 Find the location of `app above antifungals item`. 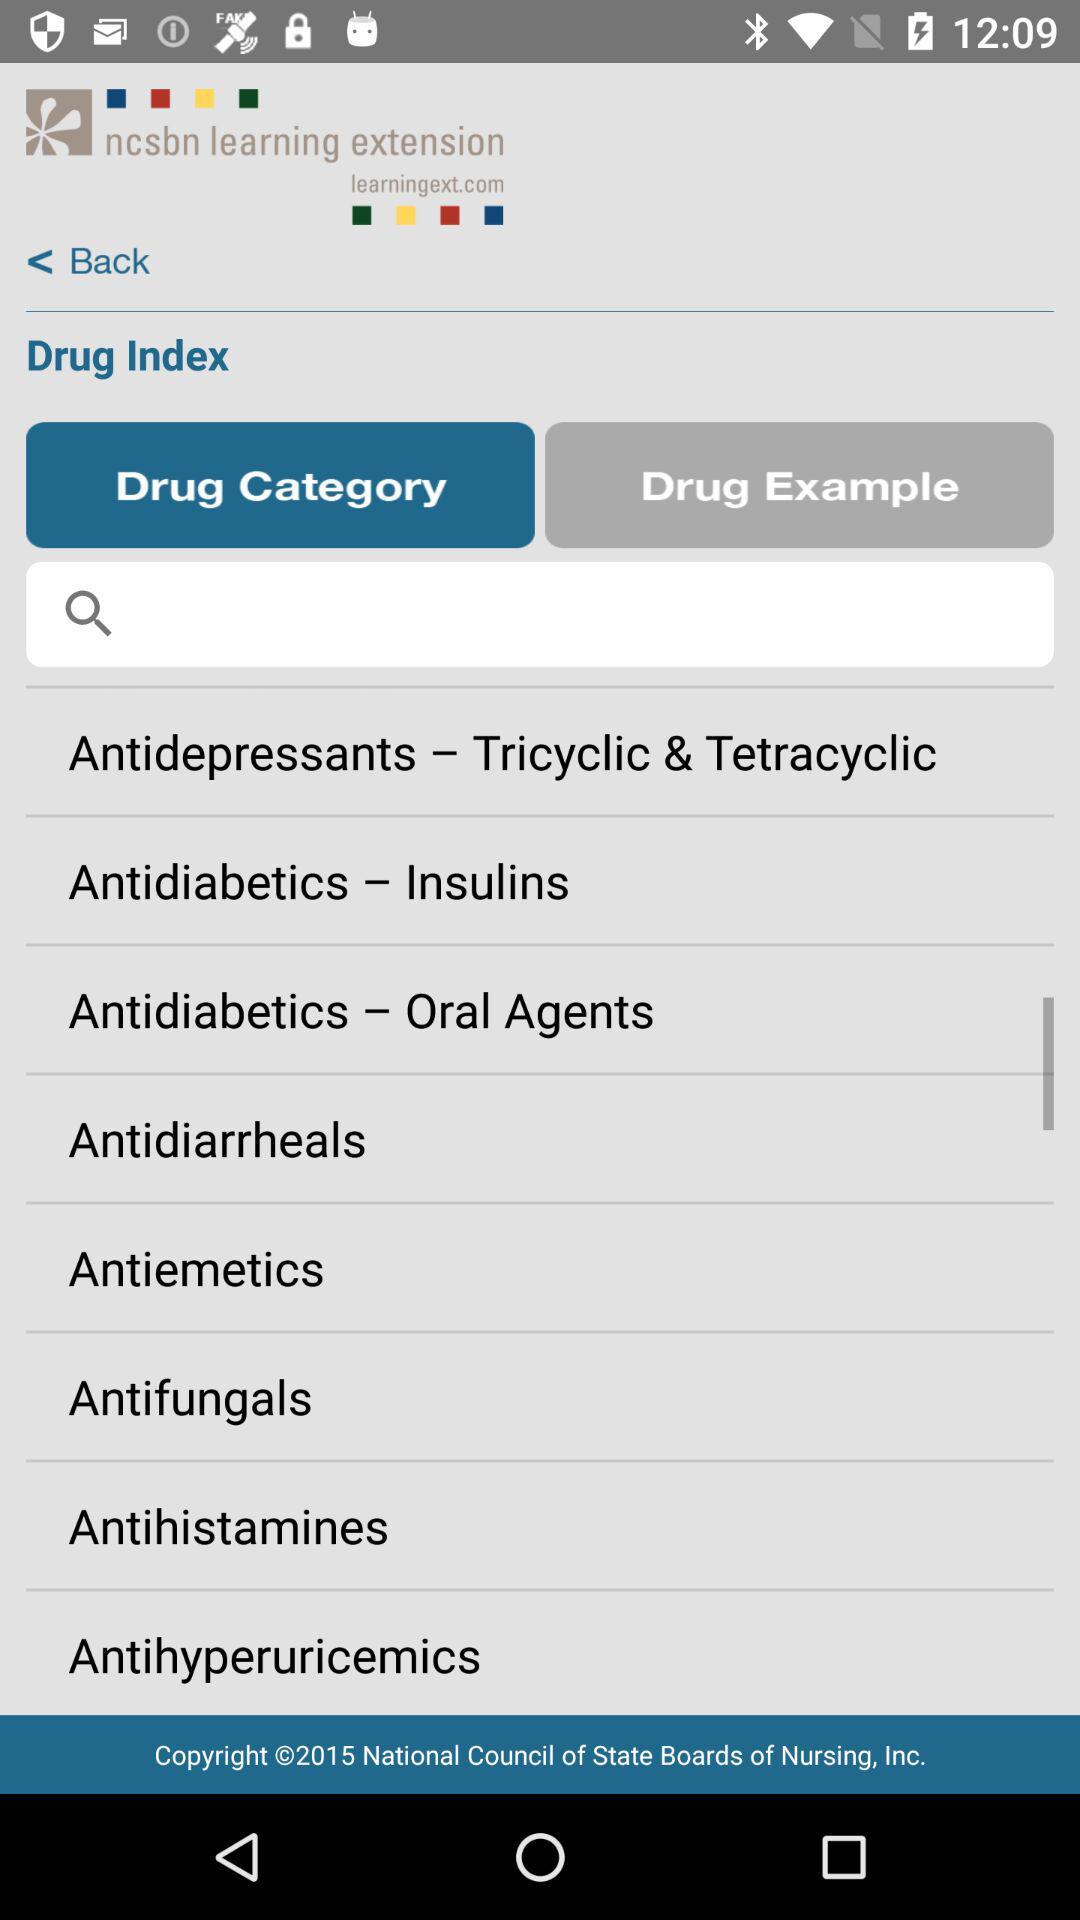

app above antifungals item is located at coordinates (540, 1266).